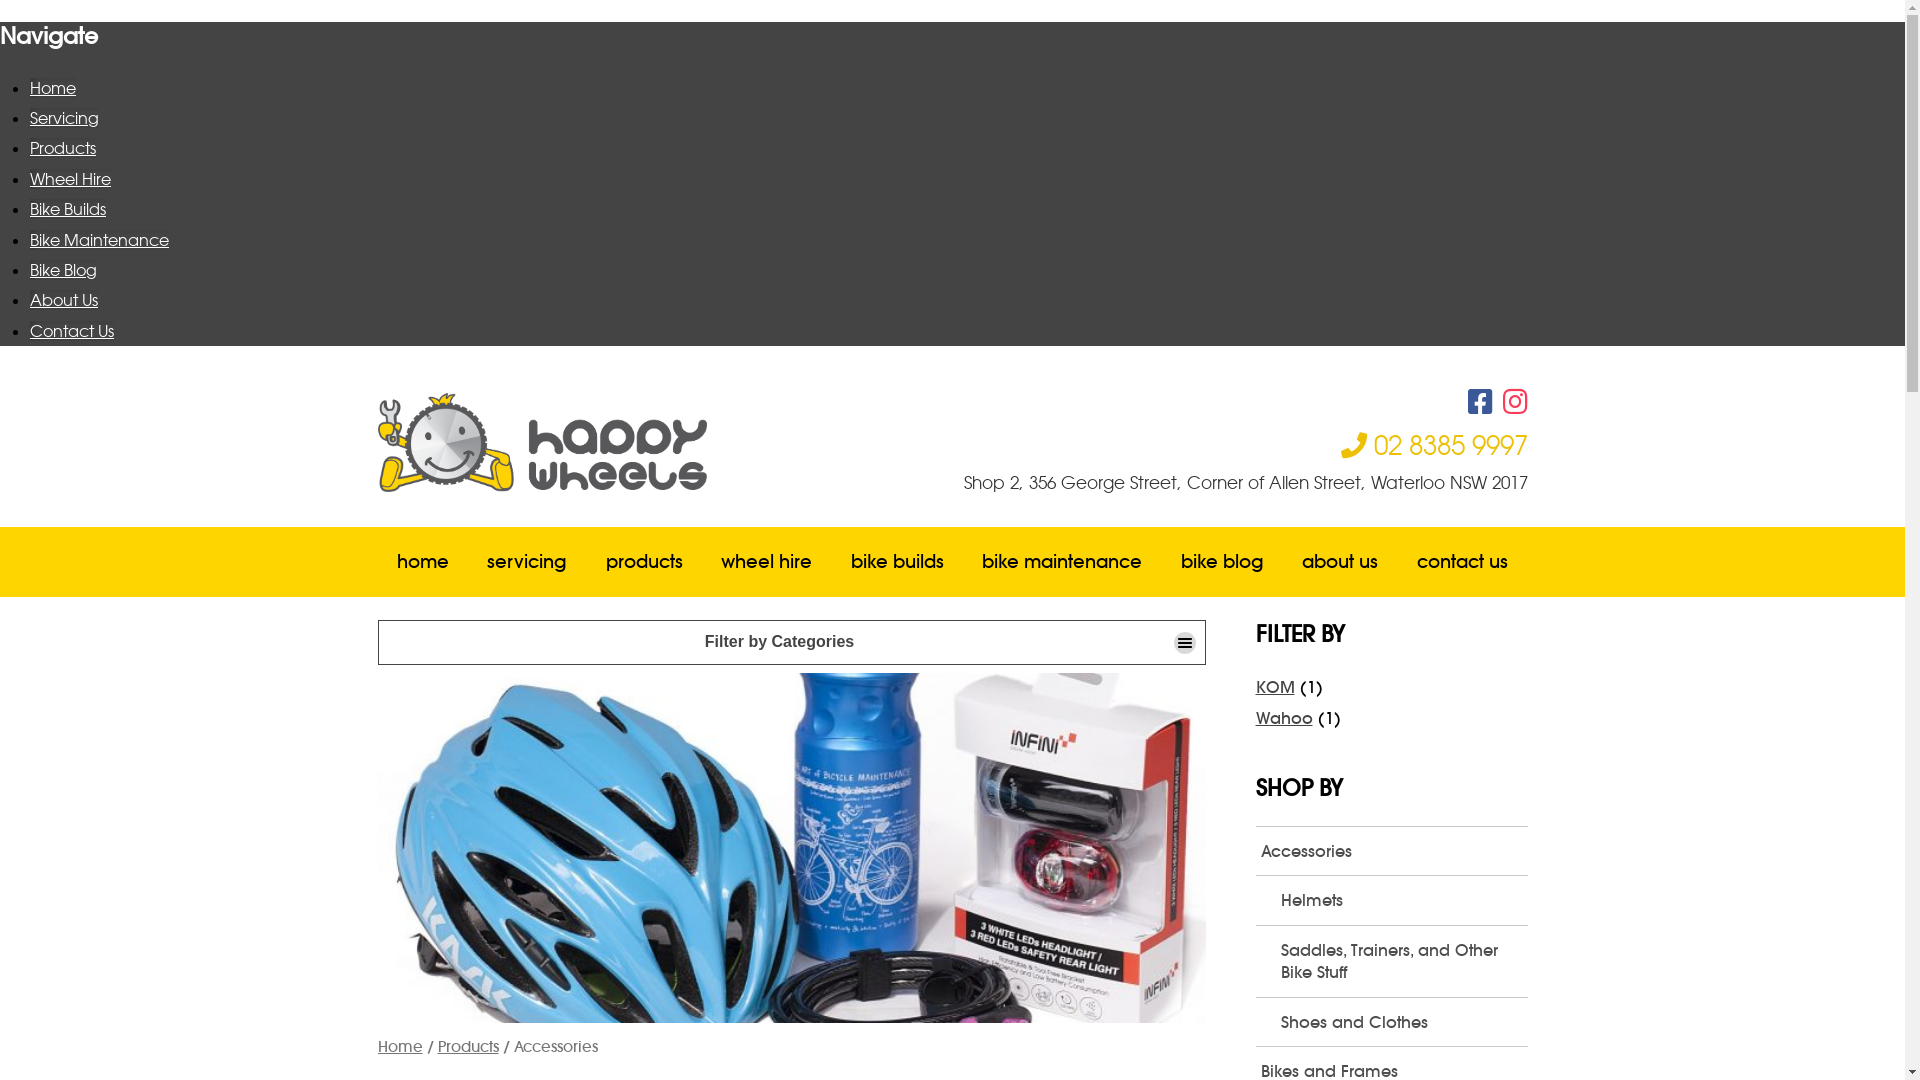 This screenshot has width=1920, height=1080. Describe the element at coordinates (64, 118) in the screenshot. I see `'Servicing'` at that location.